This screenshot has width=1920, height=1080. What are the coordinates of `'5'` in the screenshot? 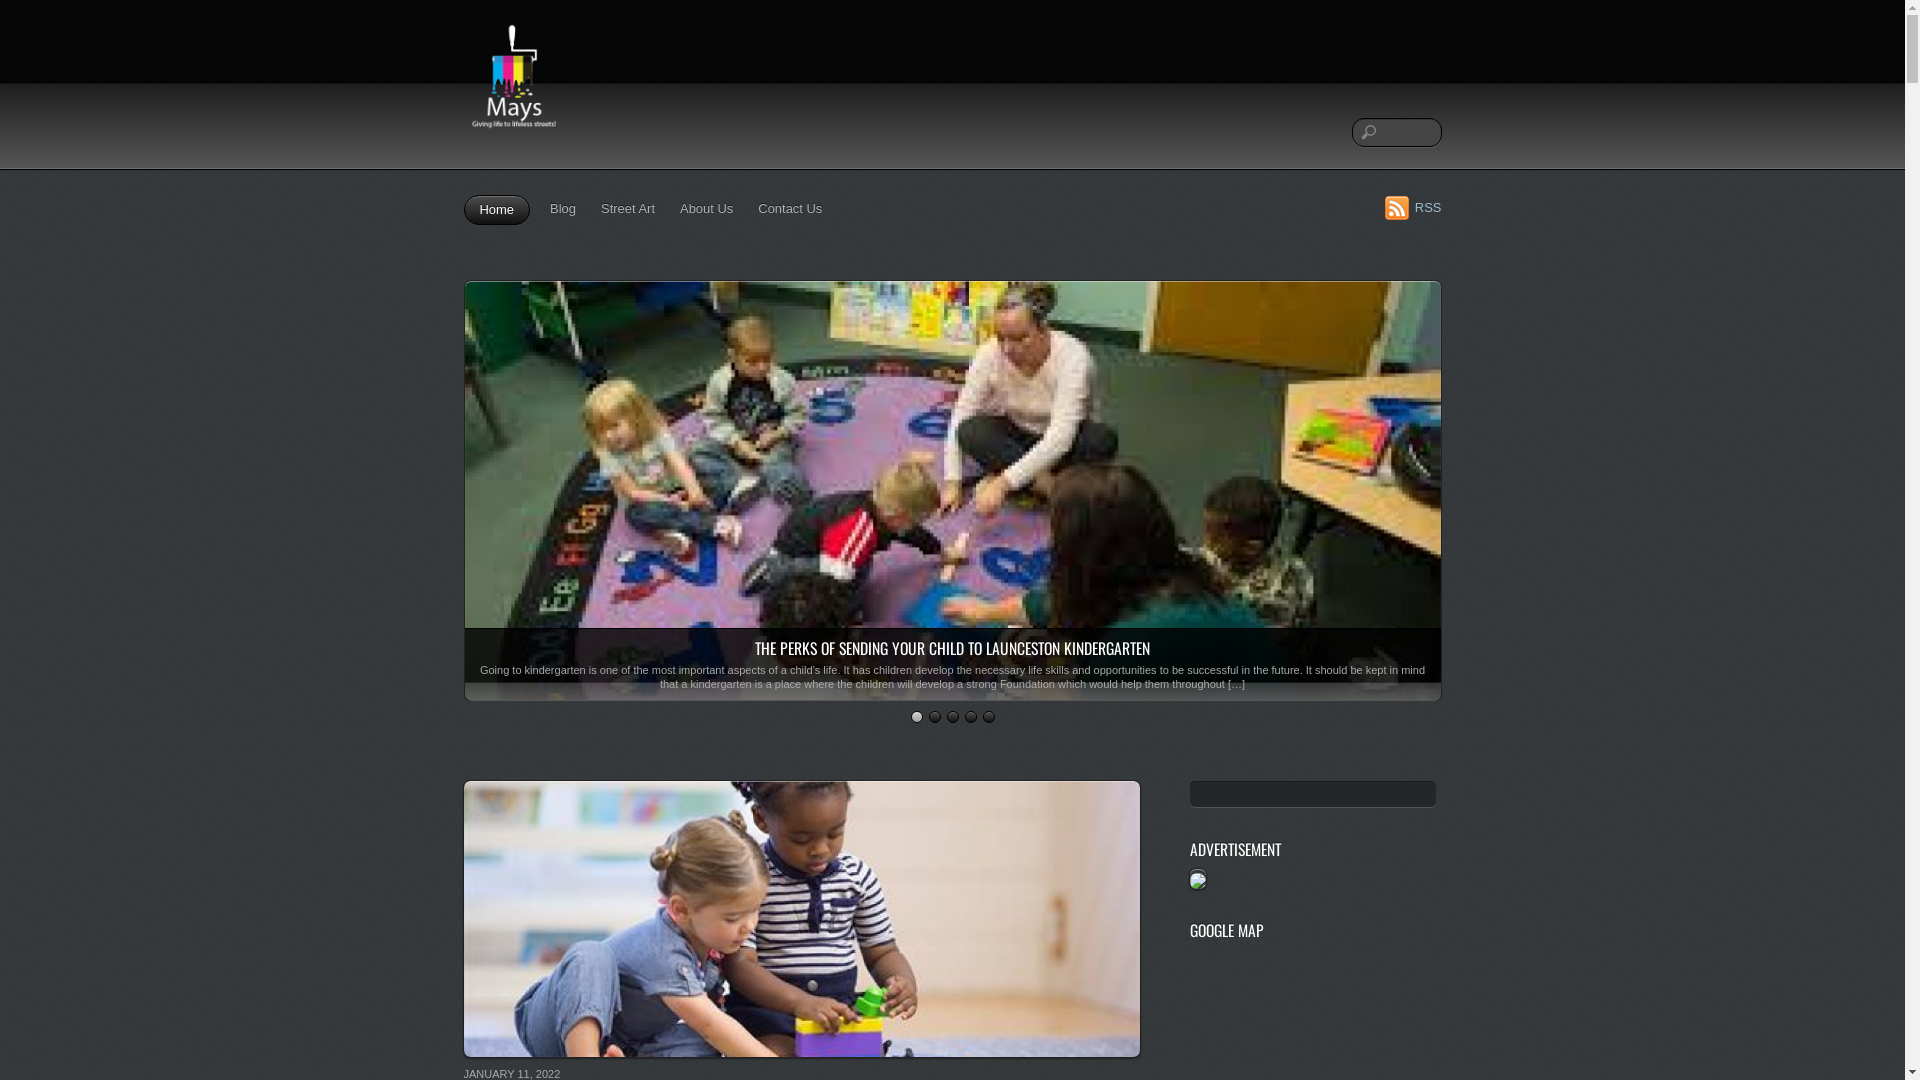 It's located at (982, 716).